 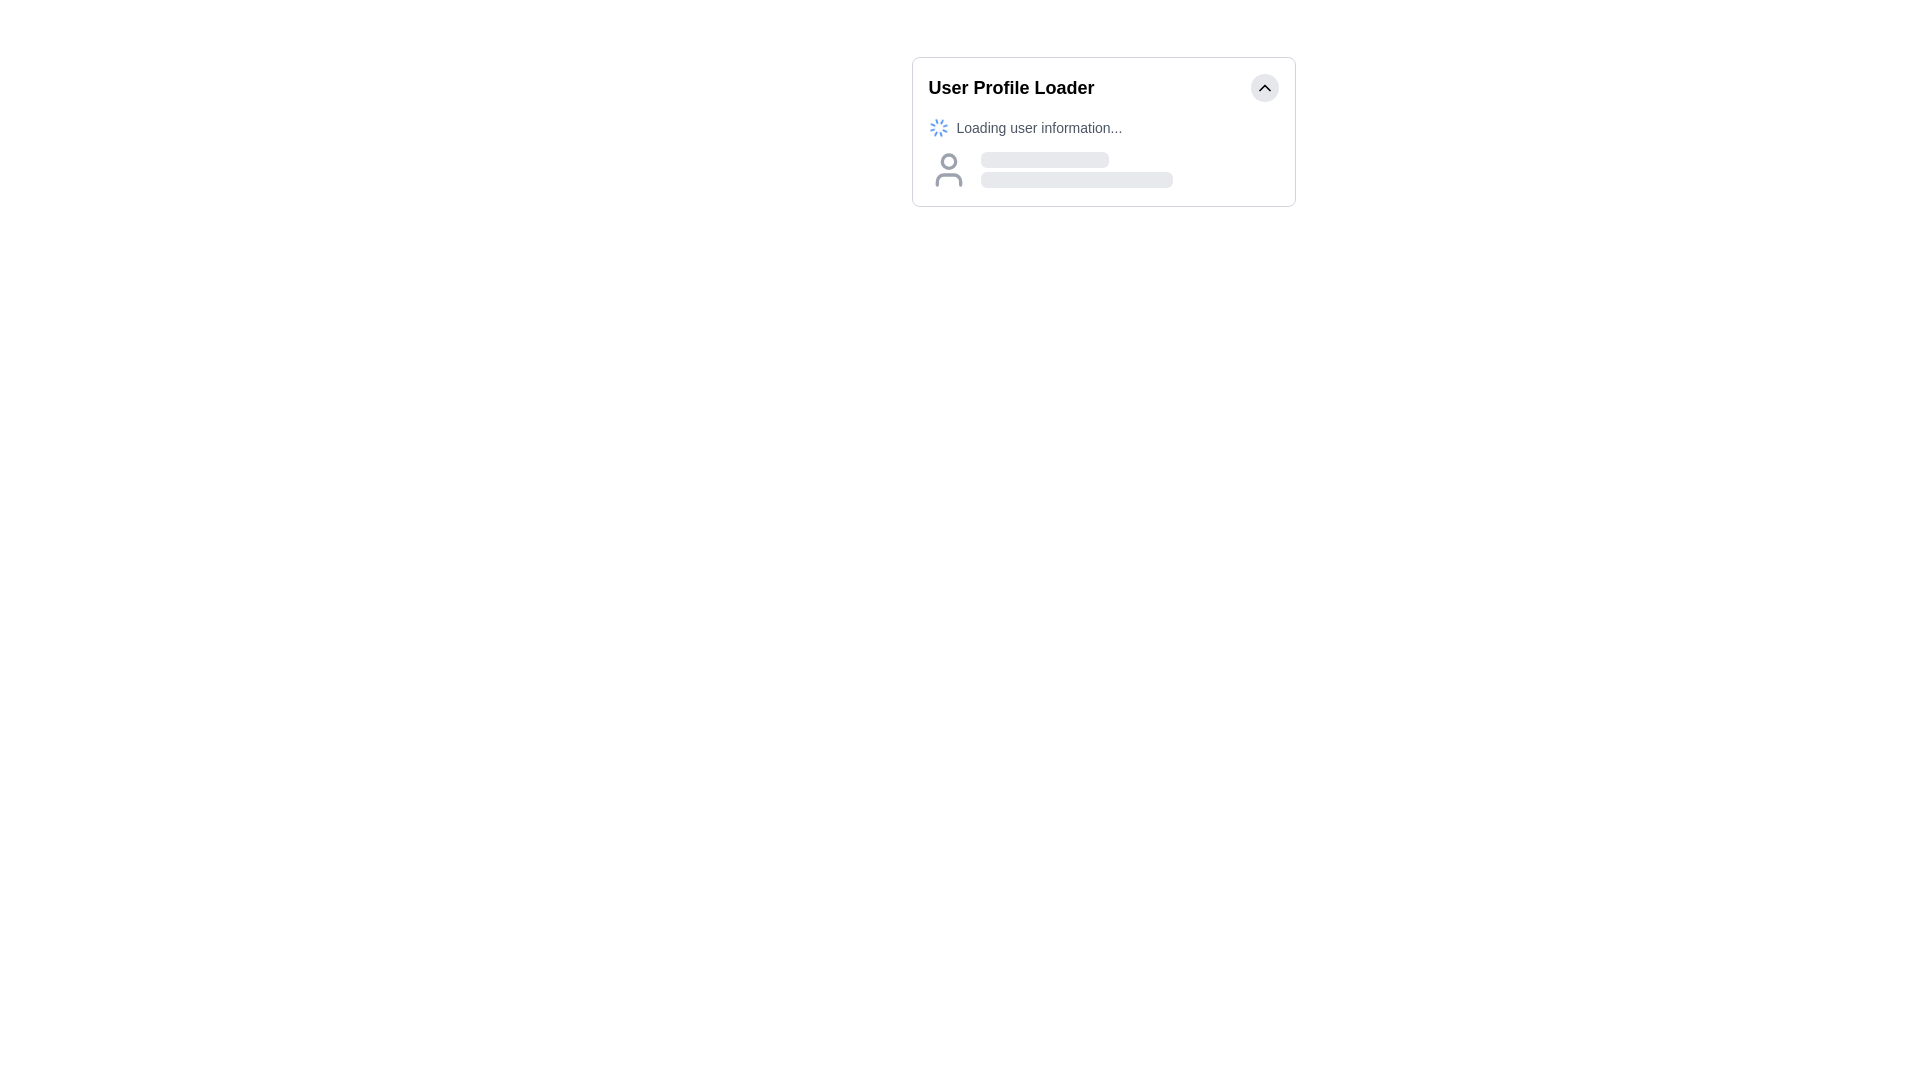 What do you see at coordinates (1263, 87) in the screenshot?
I see `the circular button containing the Chevron Up icon located at the top-right corner of the 'User Profile Loader' card` at bounding box center [1263, 87].